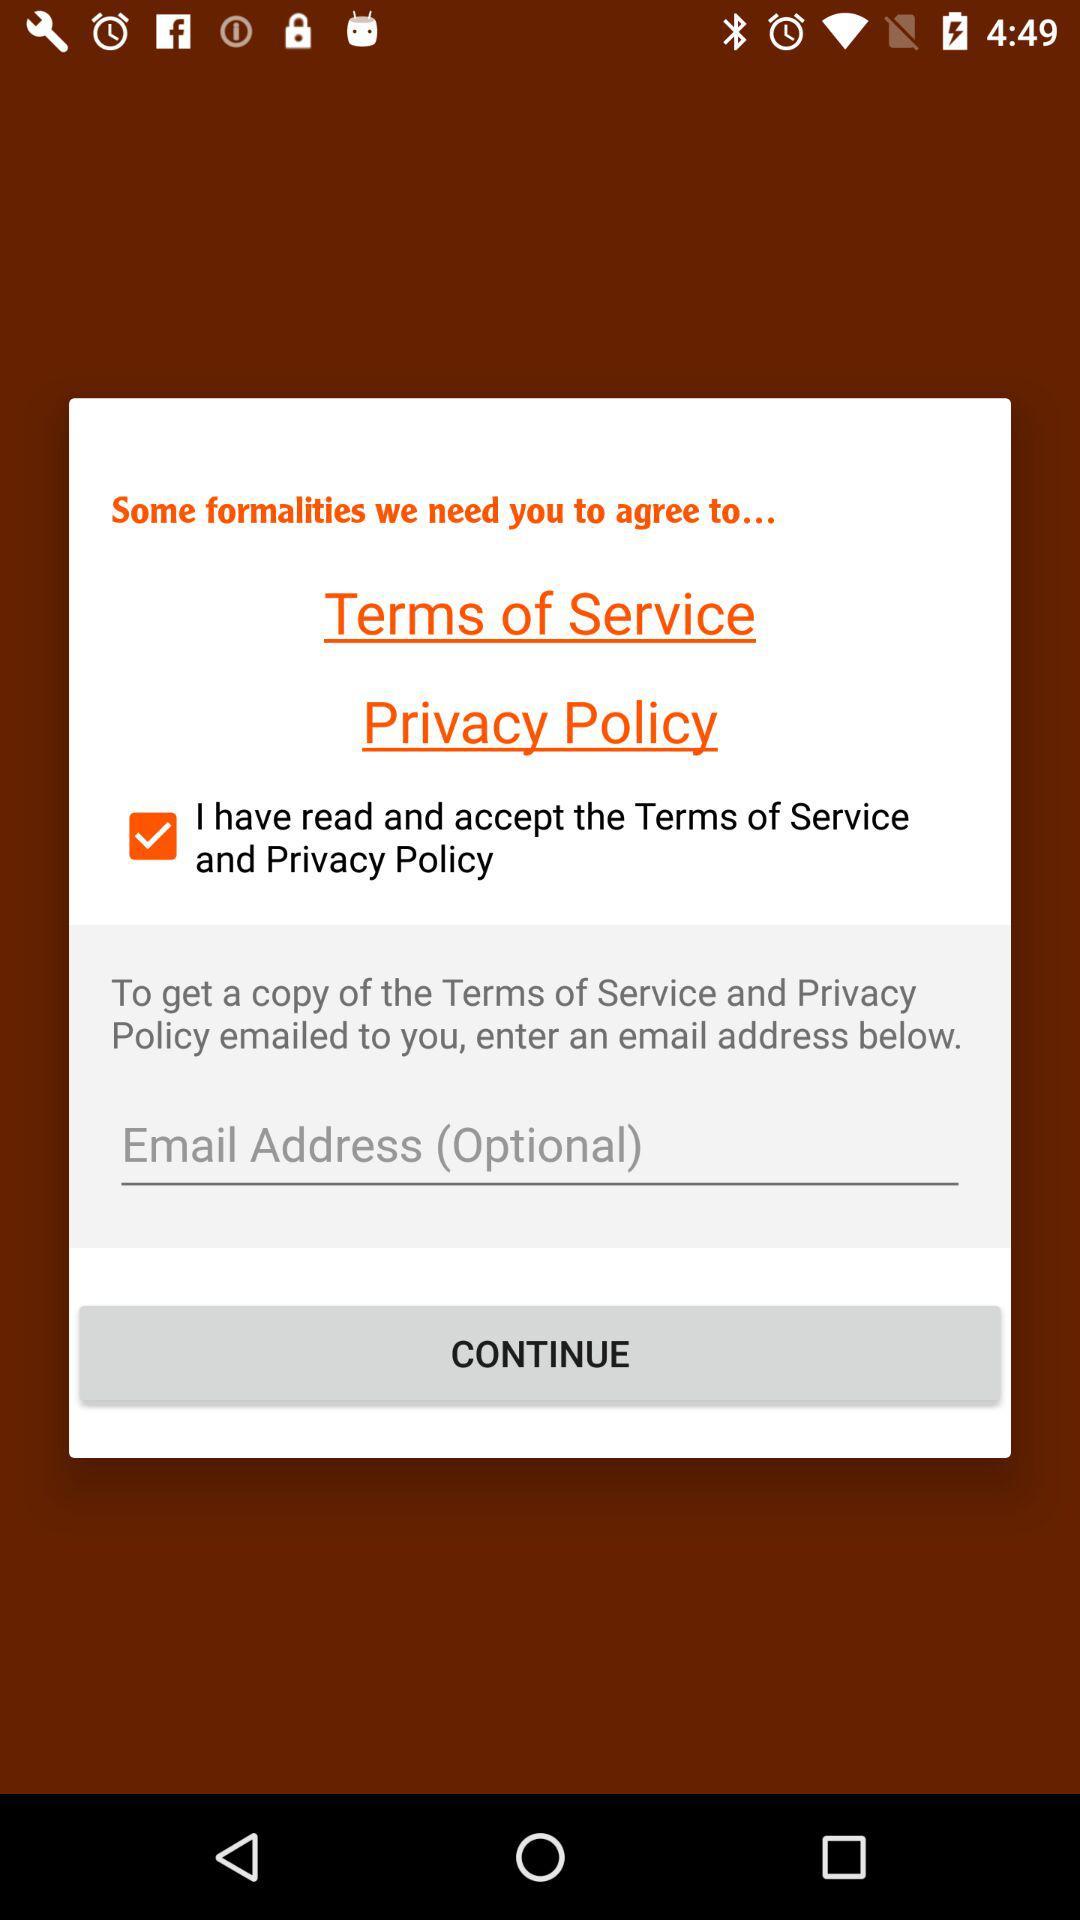 This screenshot has width=1080, height=1920. I want to click on text field foe email address, so click(540, 1146).